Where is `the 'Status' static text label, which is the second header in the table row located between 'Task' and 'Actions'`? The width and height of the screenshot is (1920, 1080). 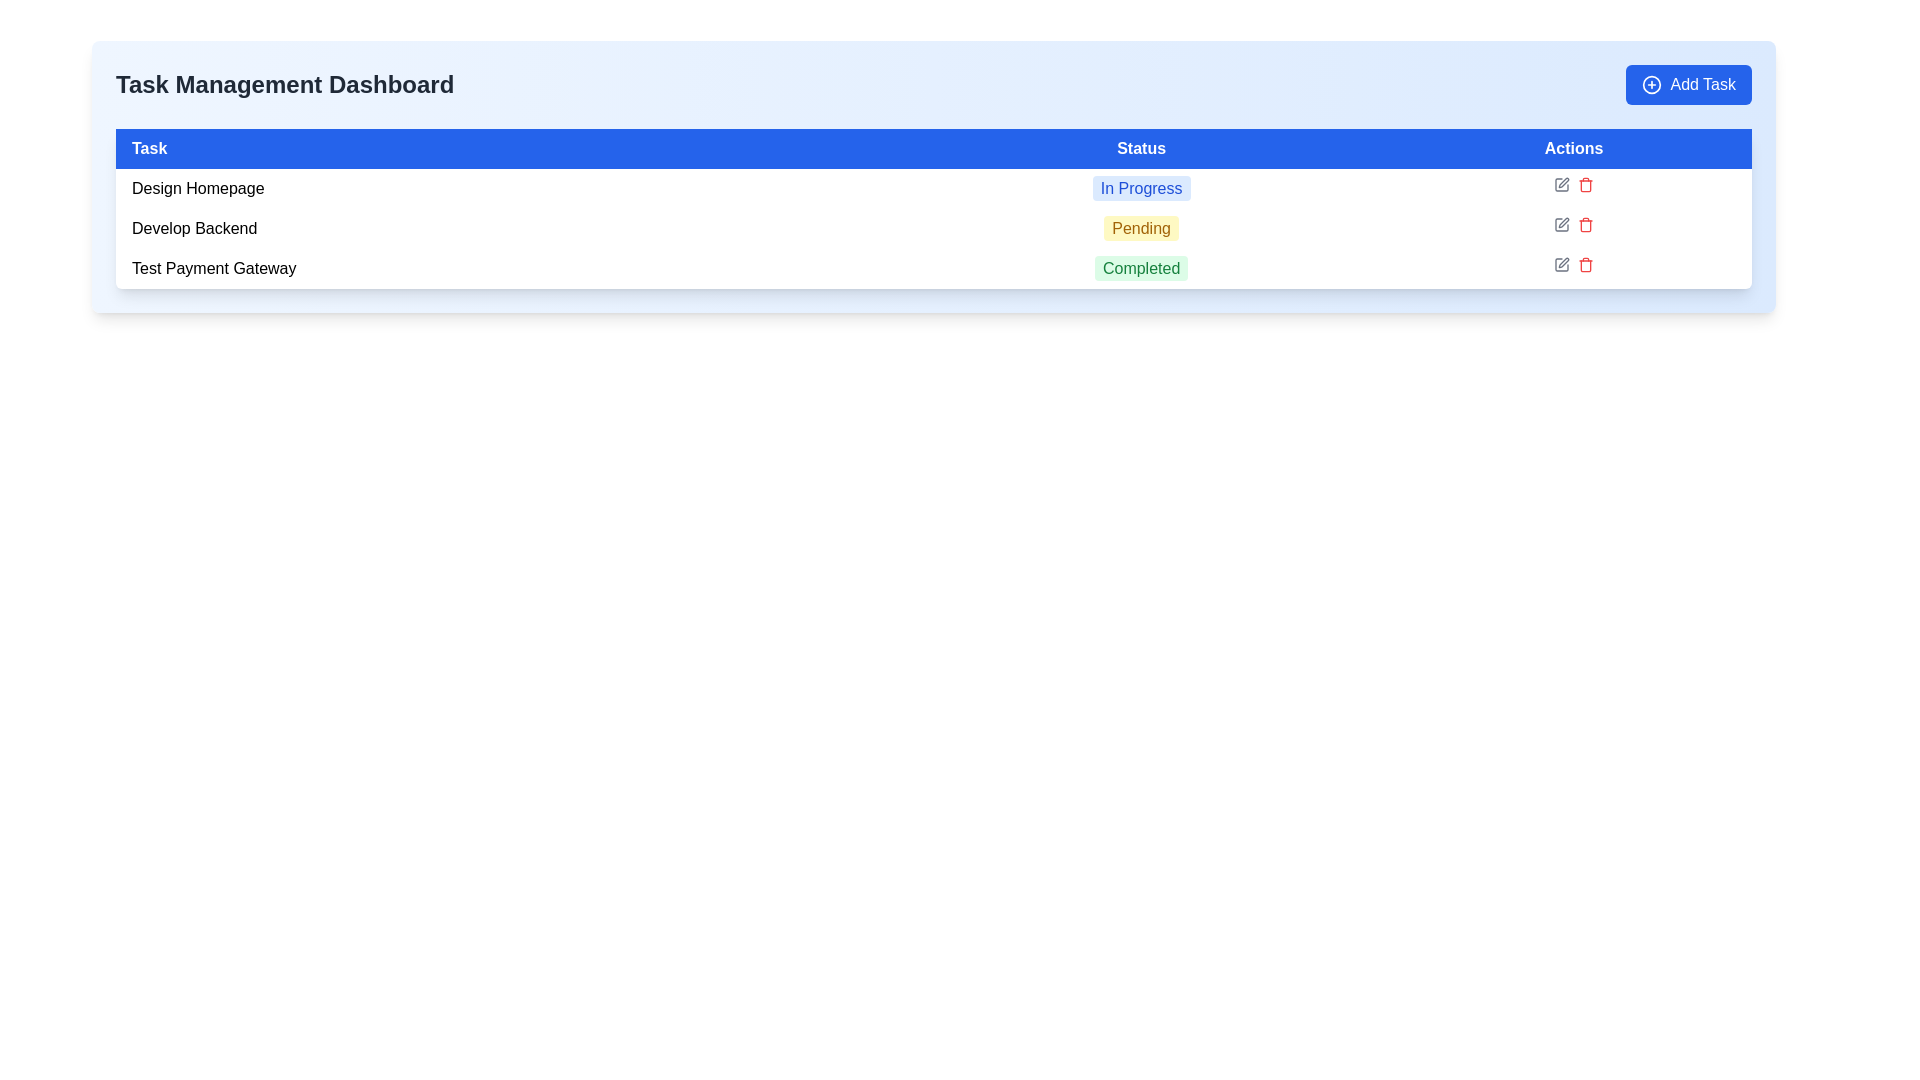
the 'Status' static text label, which is the second header in the table row located between 'Task' and 'Actions' is located at coordinates (1141, 148).